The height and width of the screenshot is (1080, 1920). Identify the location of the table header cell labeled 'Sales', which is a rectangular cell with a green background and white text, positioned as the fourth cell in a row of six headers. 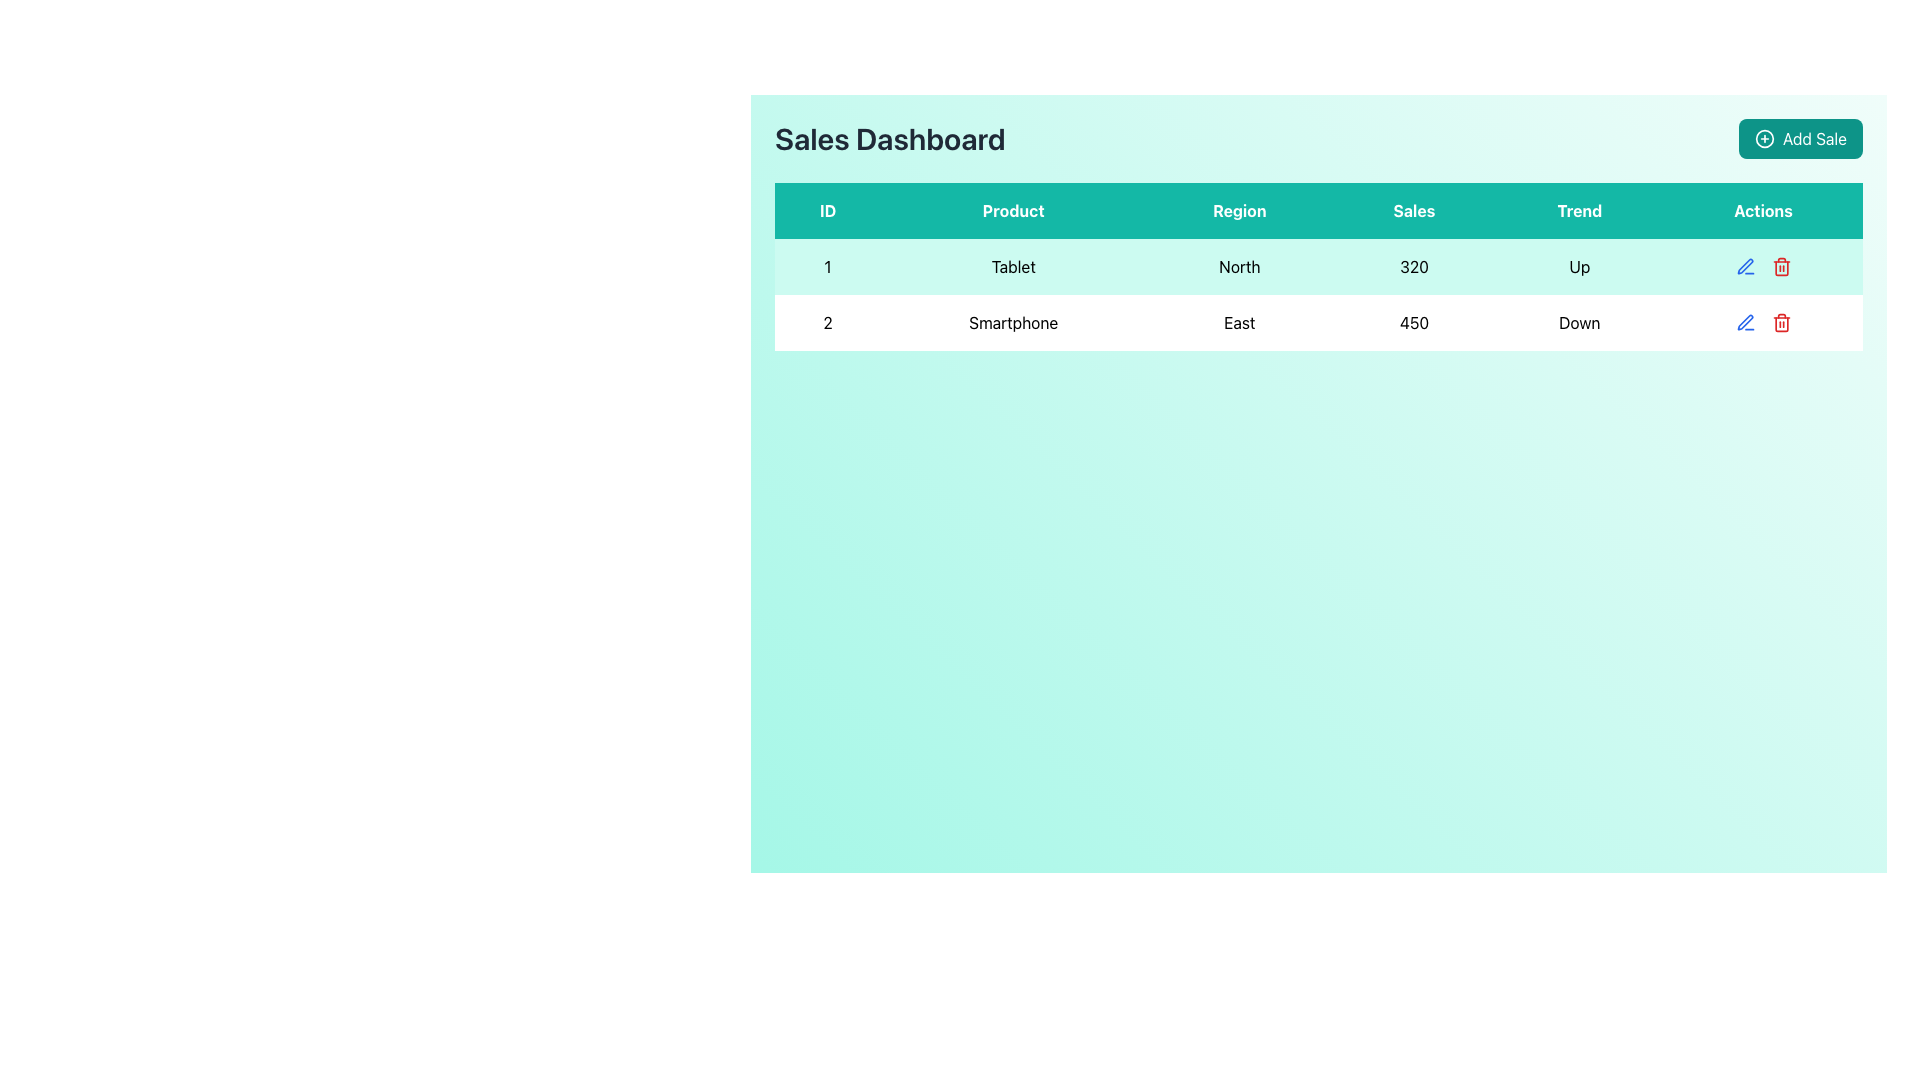
(1413, 211).